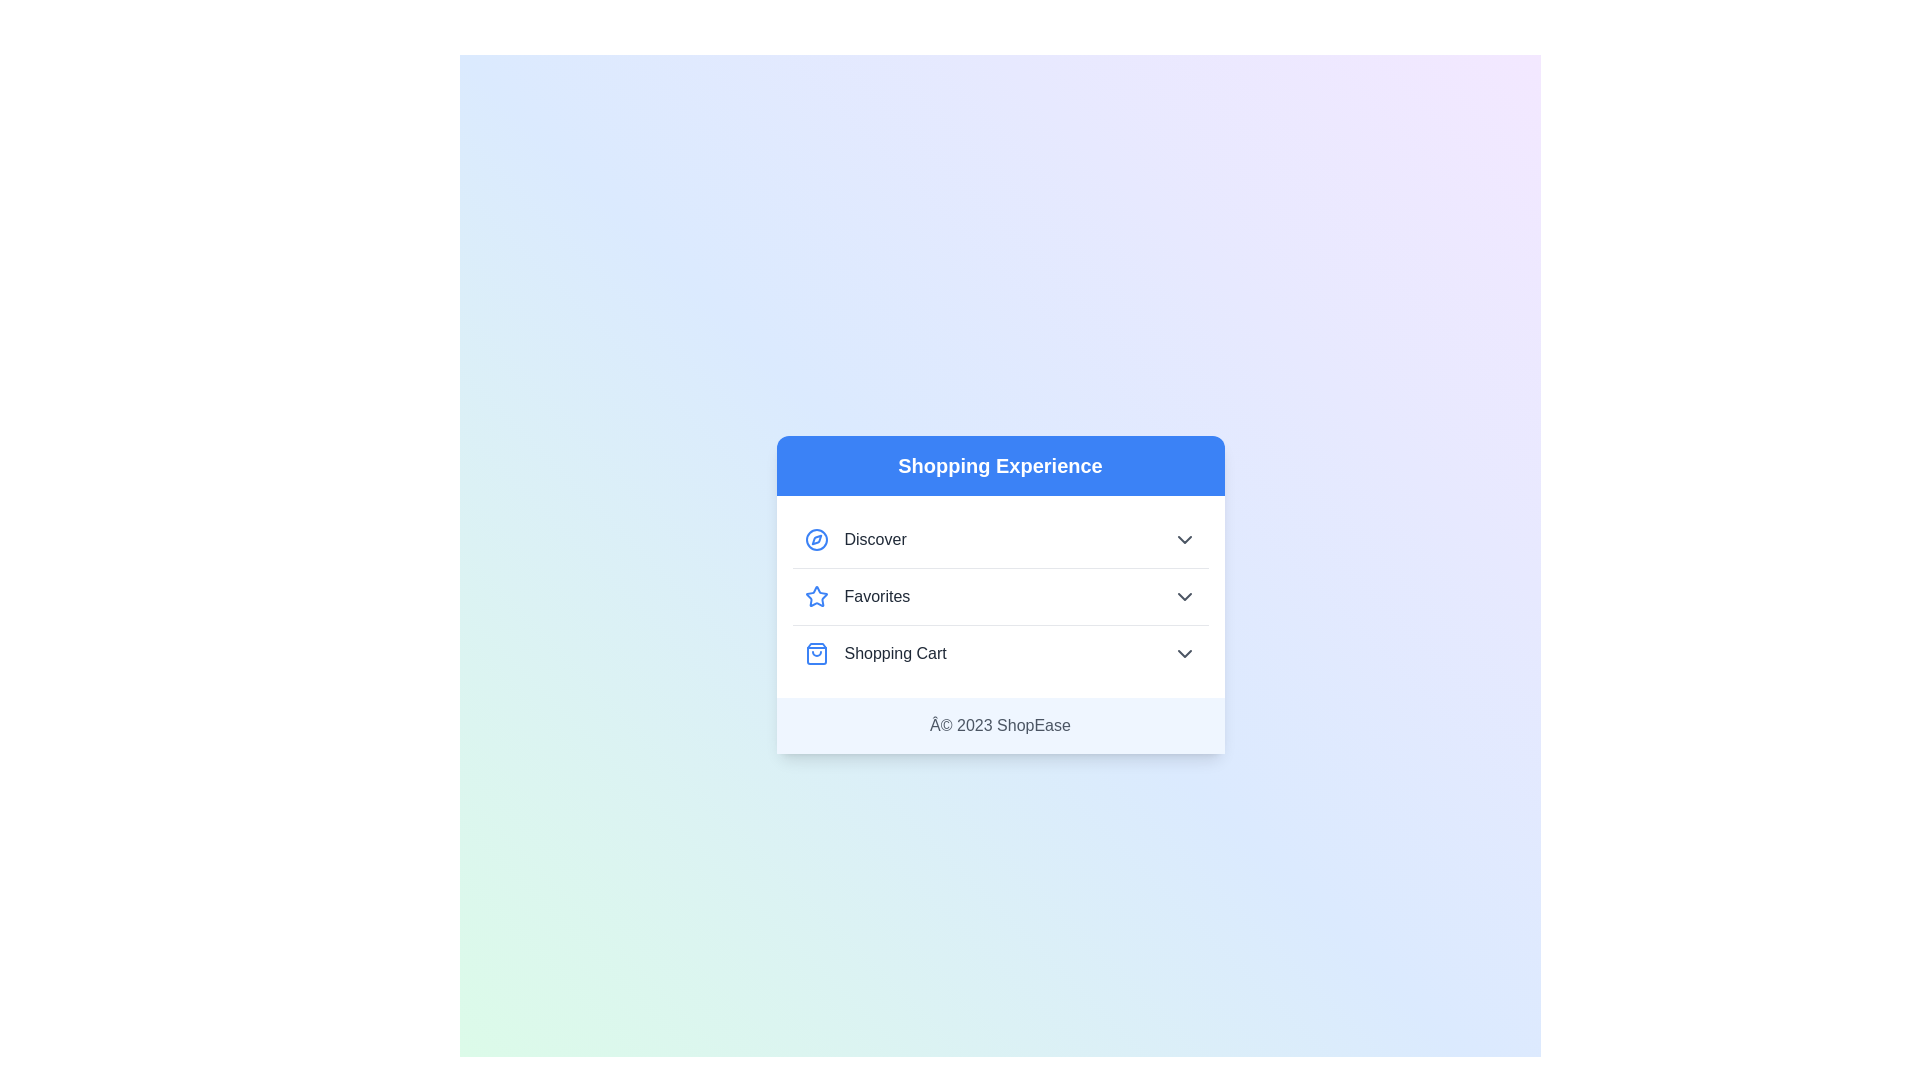  Describe the element at coordinates (1000, 725) in the screenshot. I see `the footer text '© 2023 ShopEase'` at that location.